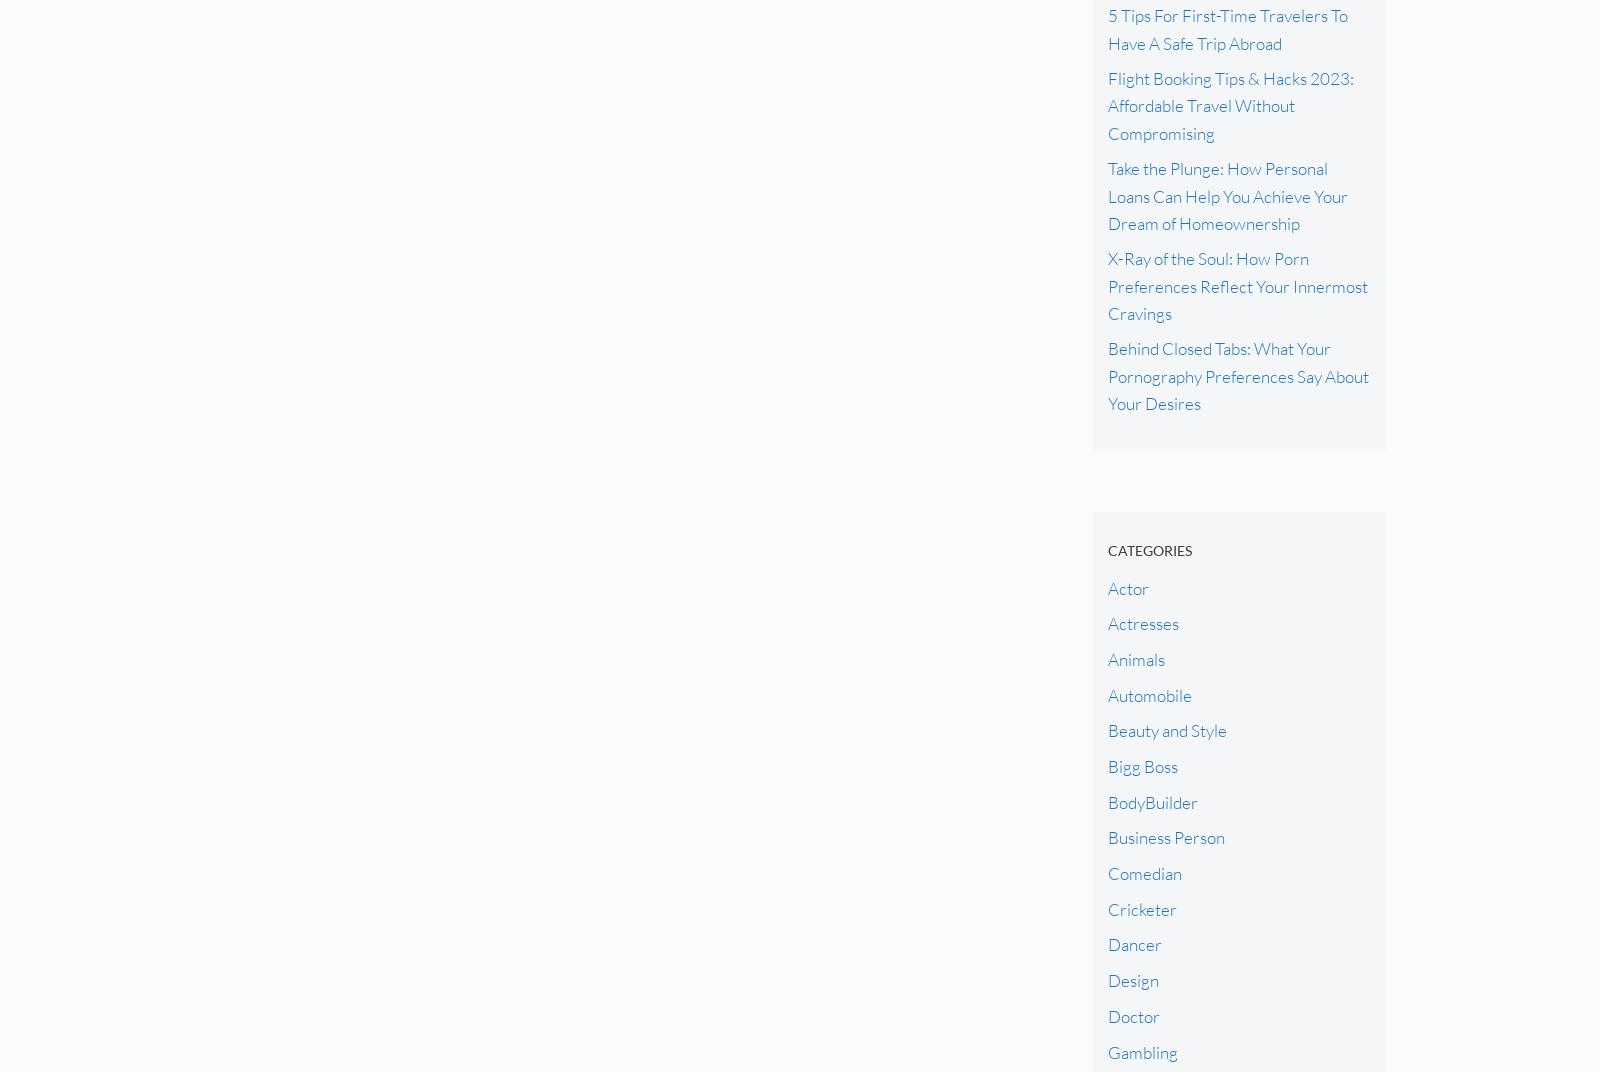 The width and height of the screenshot is (1600, 1072). I want to click on '5 Tips For First-Time Travelers To Have A Safe Trip Abroad', so click(1226, 28).